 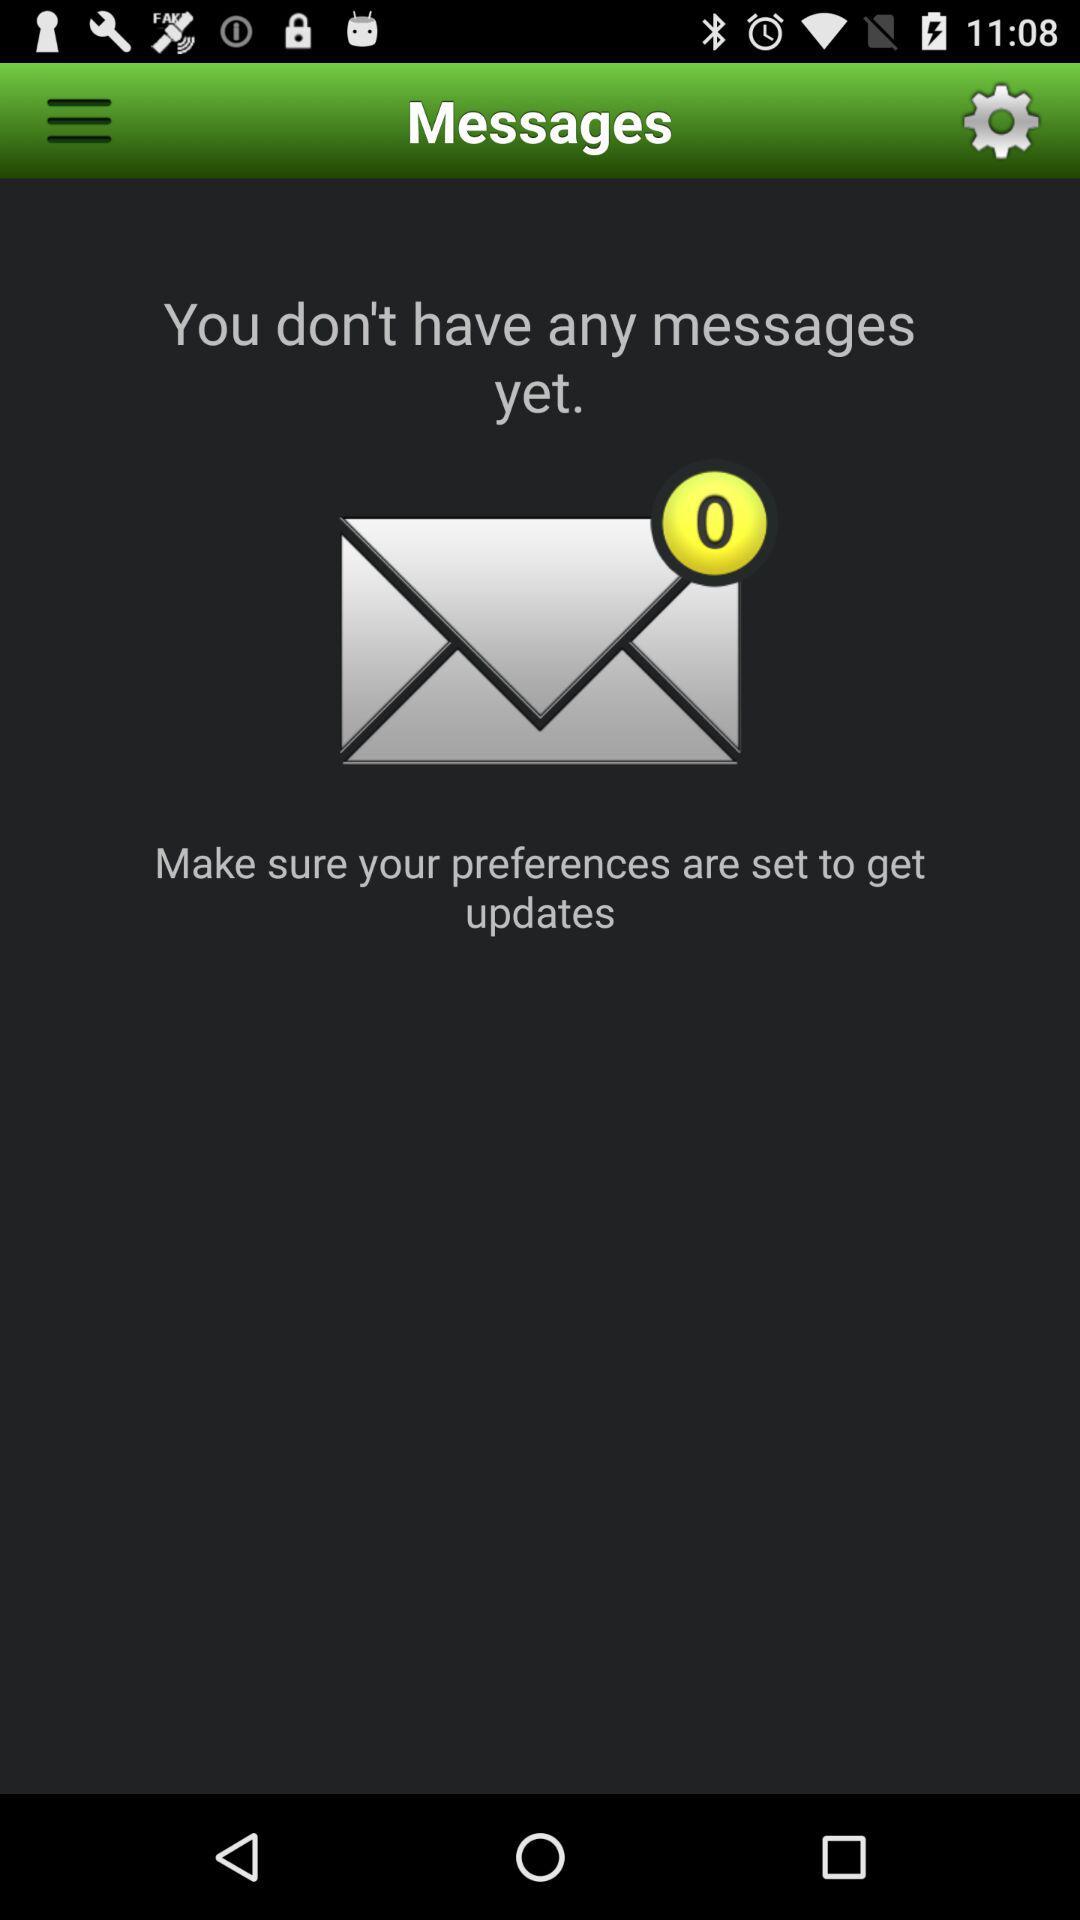 What do you see at coordinates (77, 119) in the screenshot?
I see `app to the left of the messages icon` at bounding box center [77, 119].